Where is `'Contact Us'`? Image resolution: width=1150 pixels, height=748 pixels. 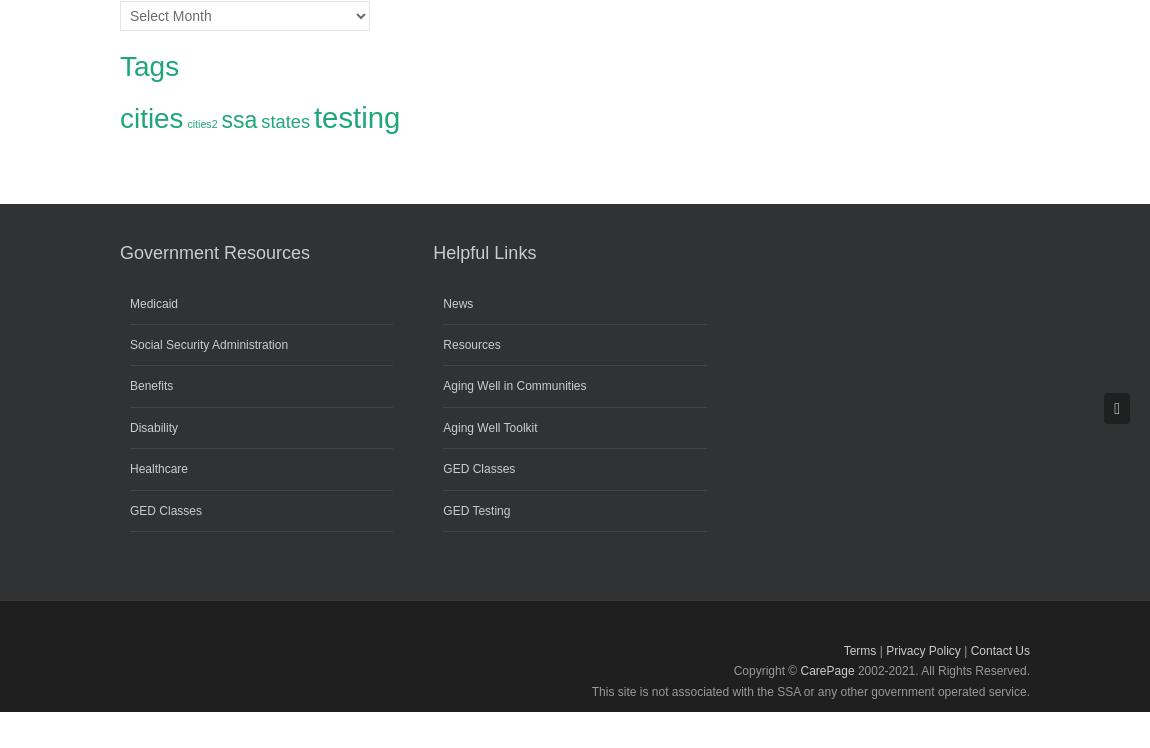
'Contact Us' is located at coordinates (970, 649).